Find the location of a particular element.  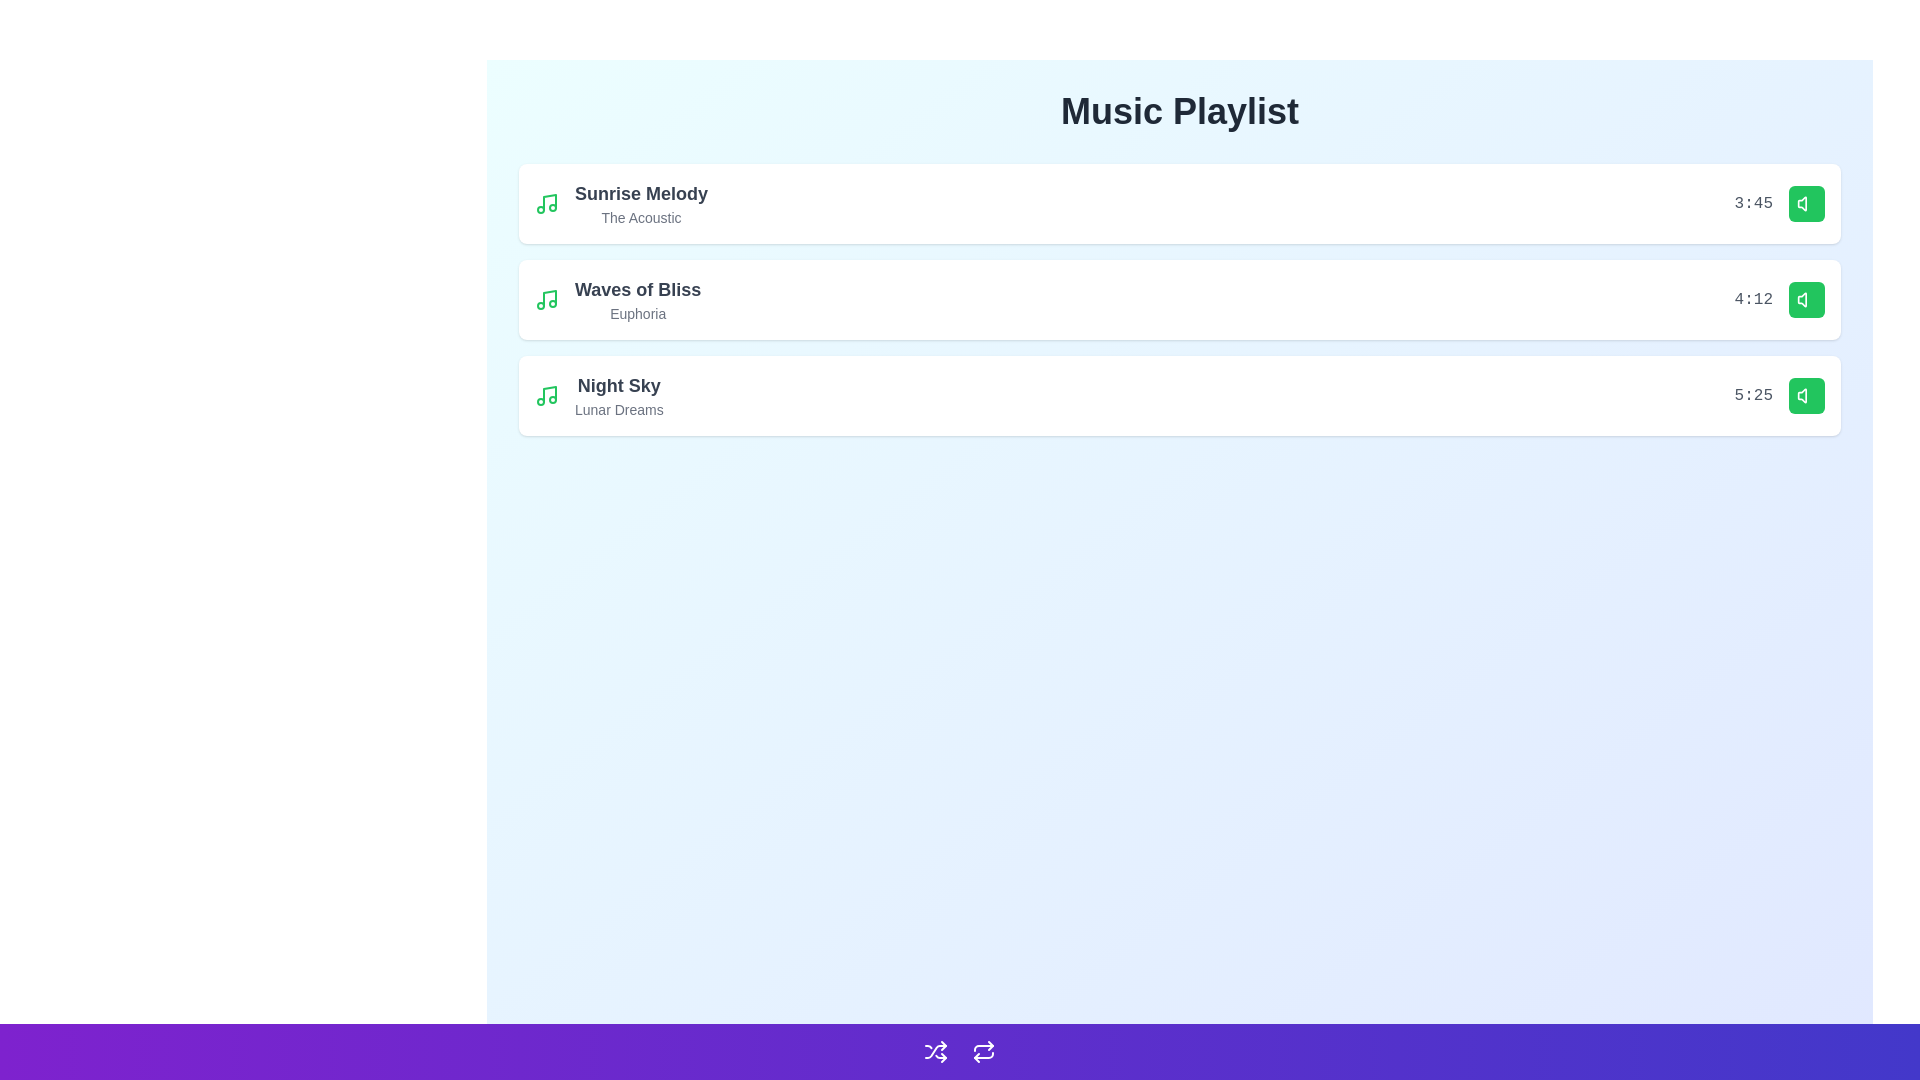

the text label displaying 'Lunar Dreams', which is styled with a gray color and positioned below the title 'Night Sky' in the playlist UI is located at coordinates (618, 408).